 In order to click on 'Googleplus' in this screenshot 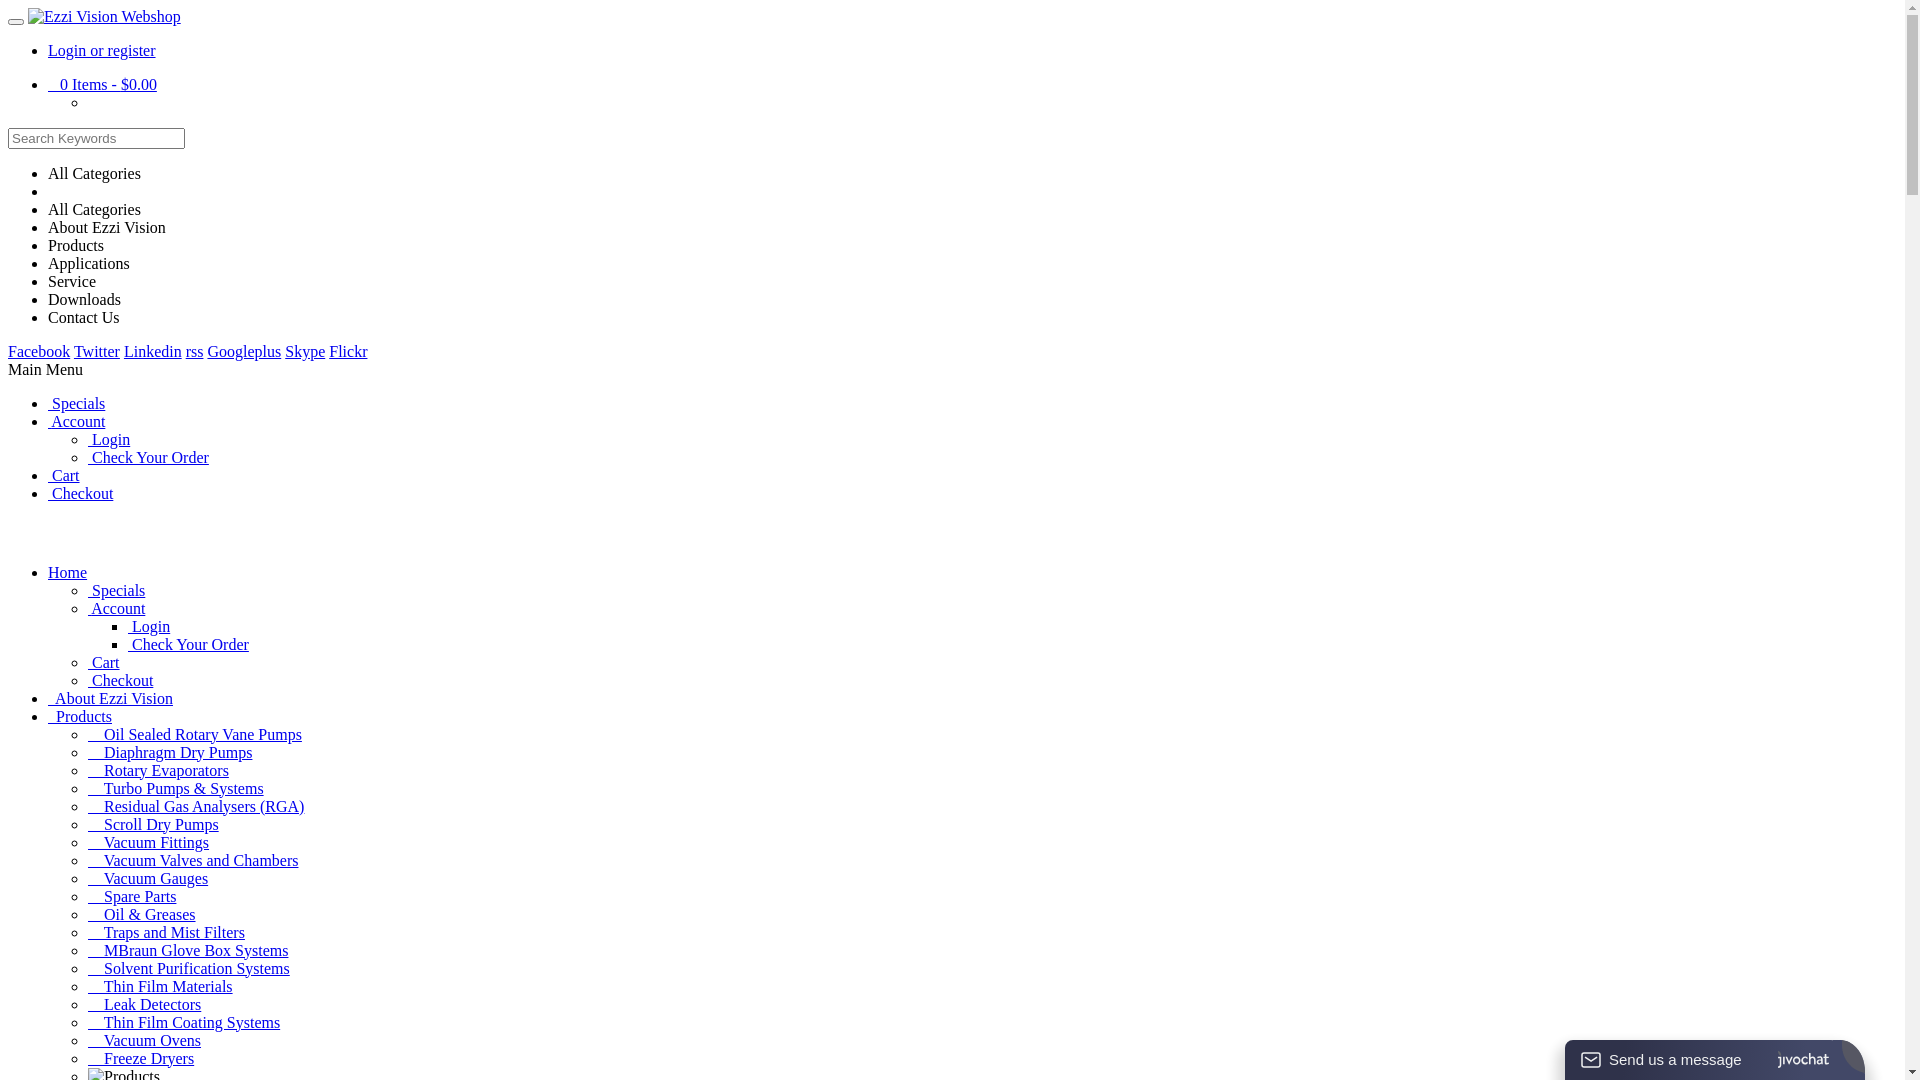, I will do `click(206, 350)`.